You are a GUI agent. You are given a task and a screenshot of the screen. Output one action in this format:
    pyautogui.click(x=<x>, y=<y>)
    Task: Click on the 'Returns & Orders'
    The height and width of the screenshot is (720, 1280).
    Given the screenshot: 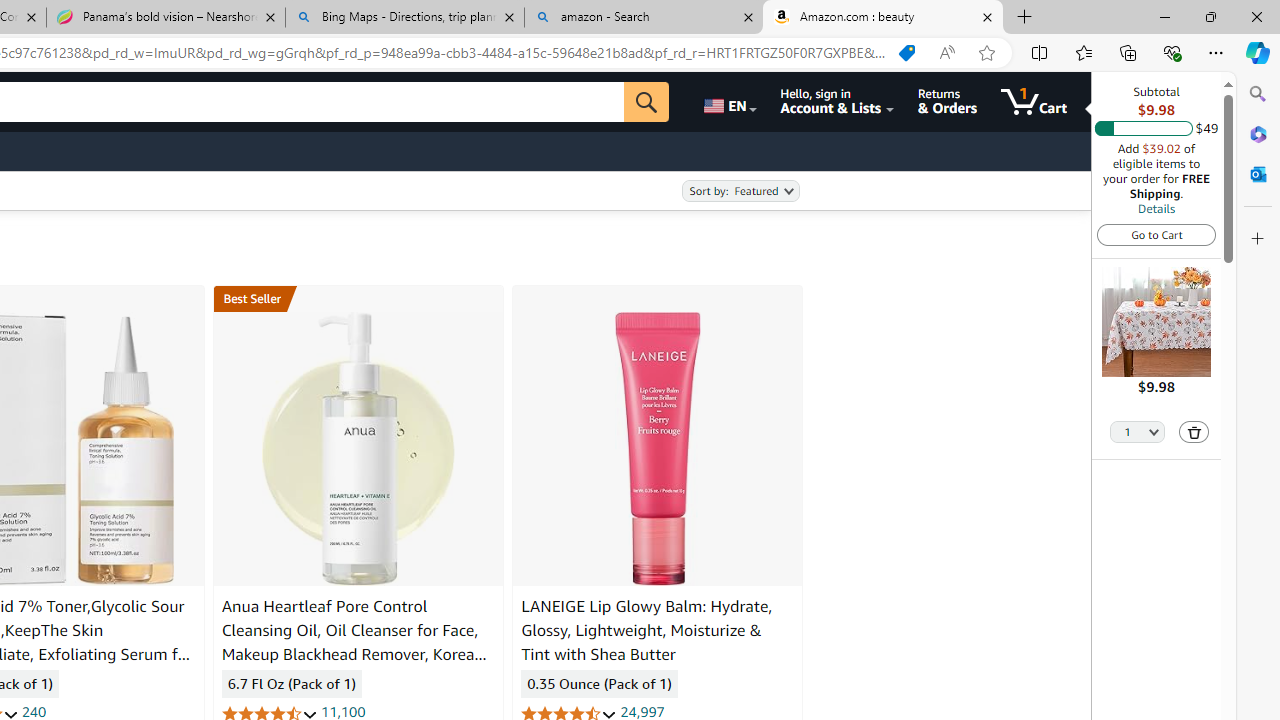 What is the action you would take?
    pyautogui.click(x=946, y=101)
    